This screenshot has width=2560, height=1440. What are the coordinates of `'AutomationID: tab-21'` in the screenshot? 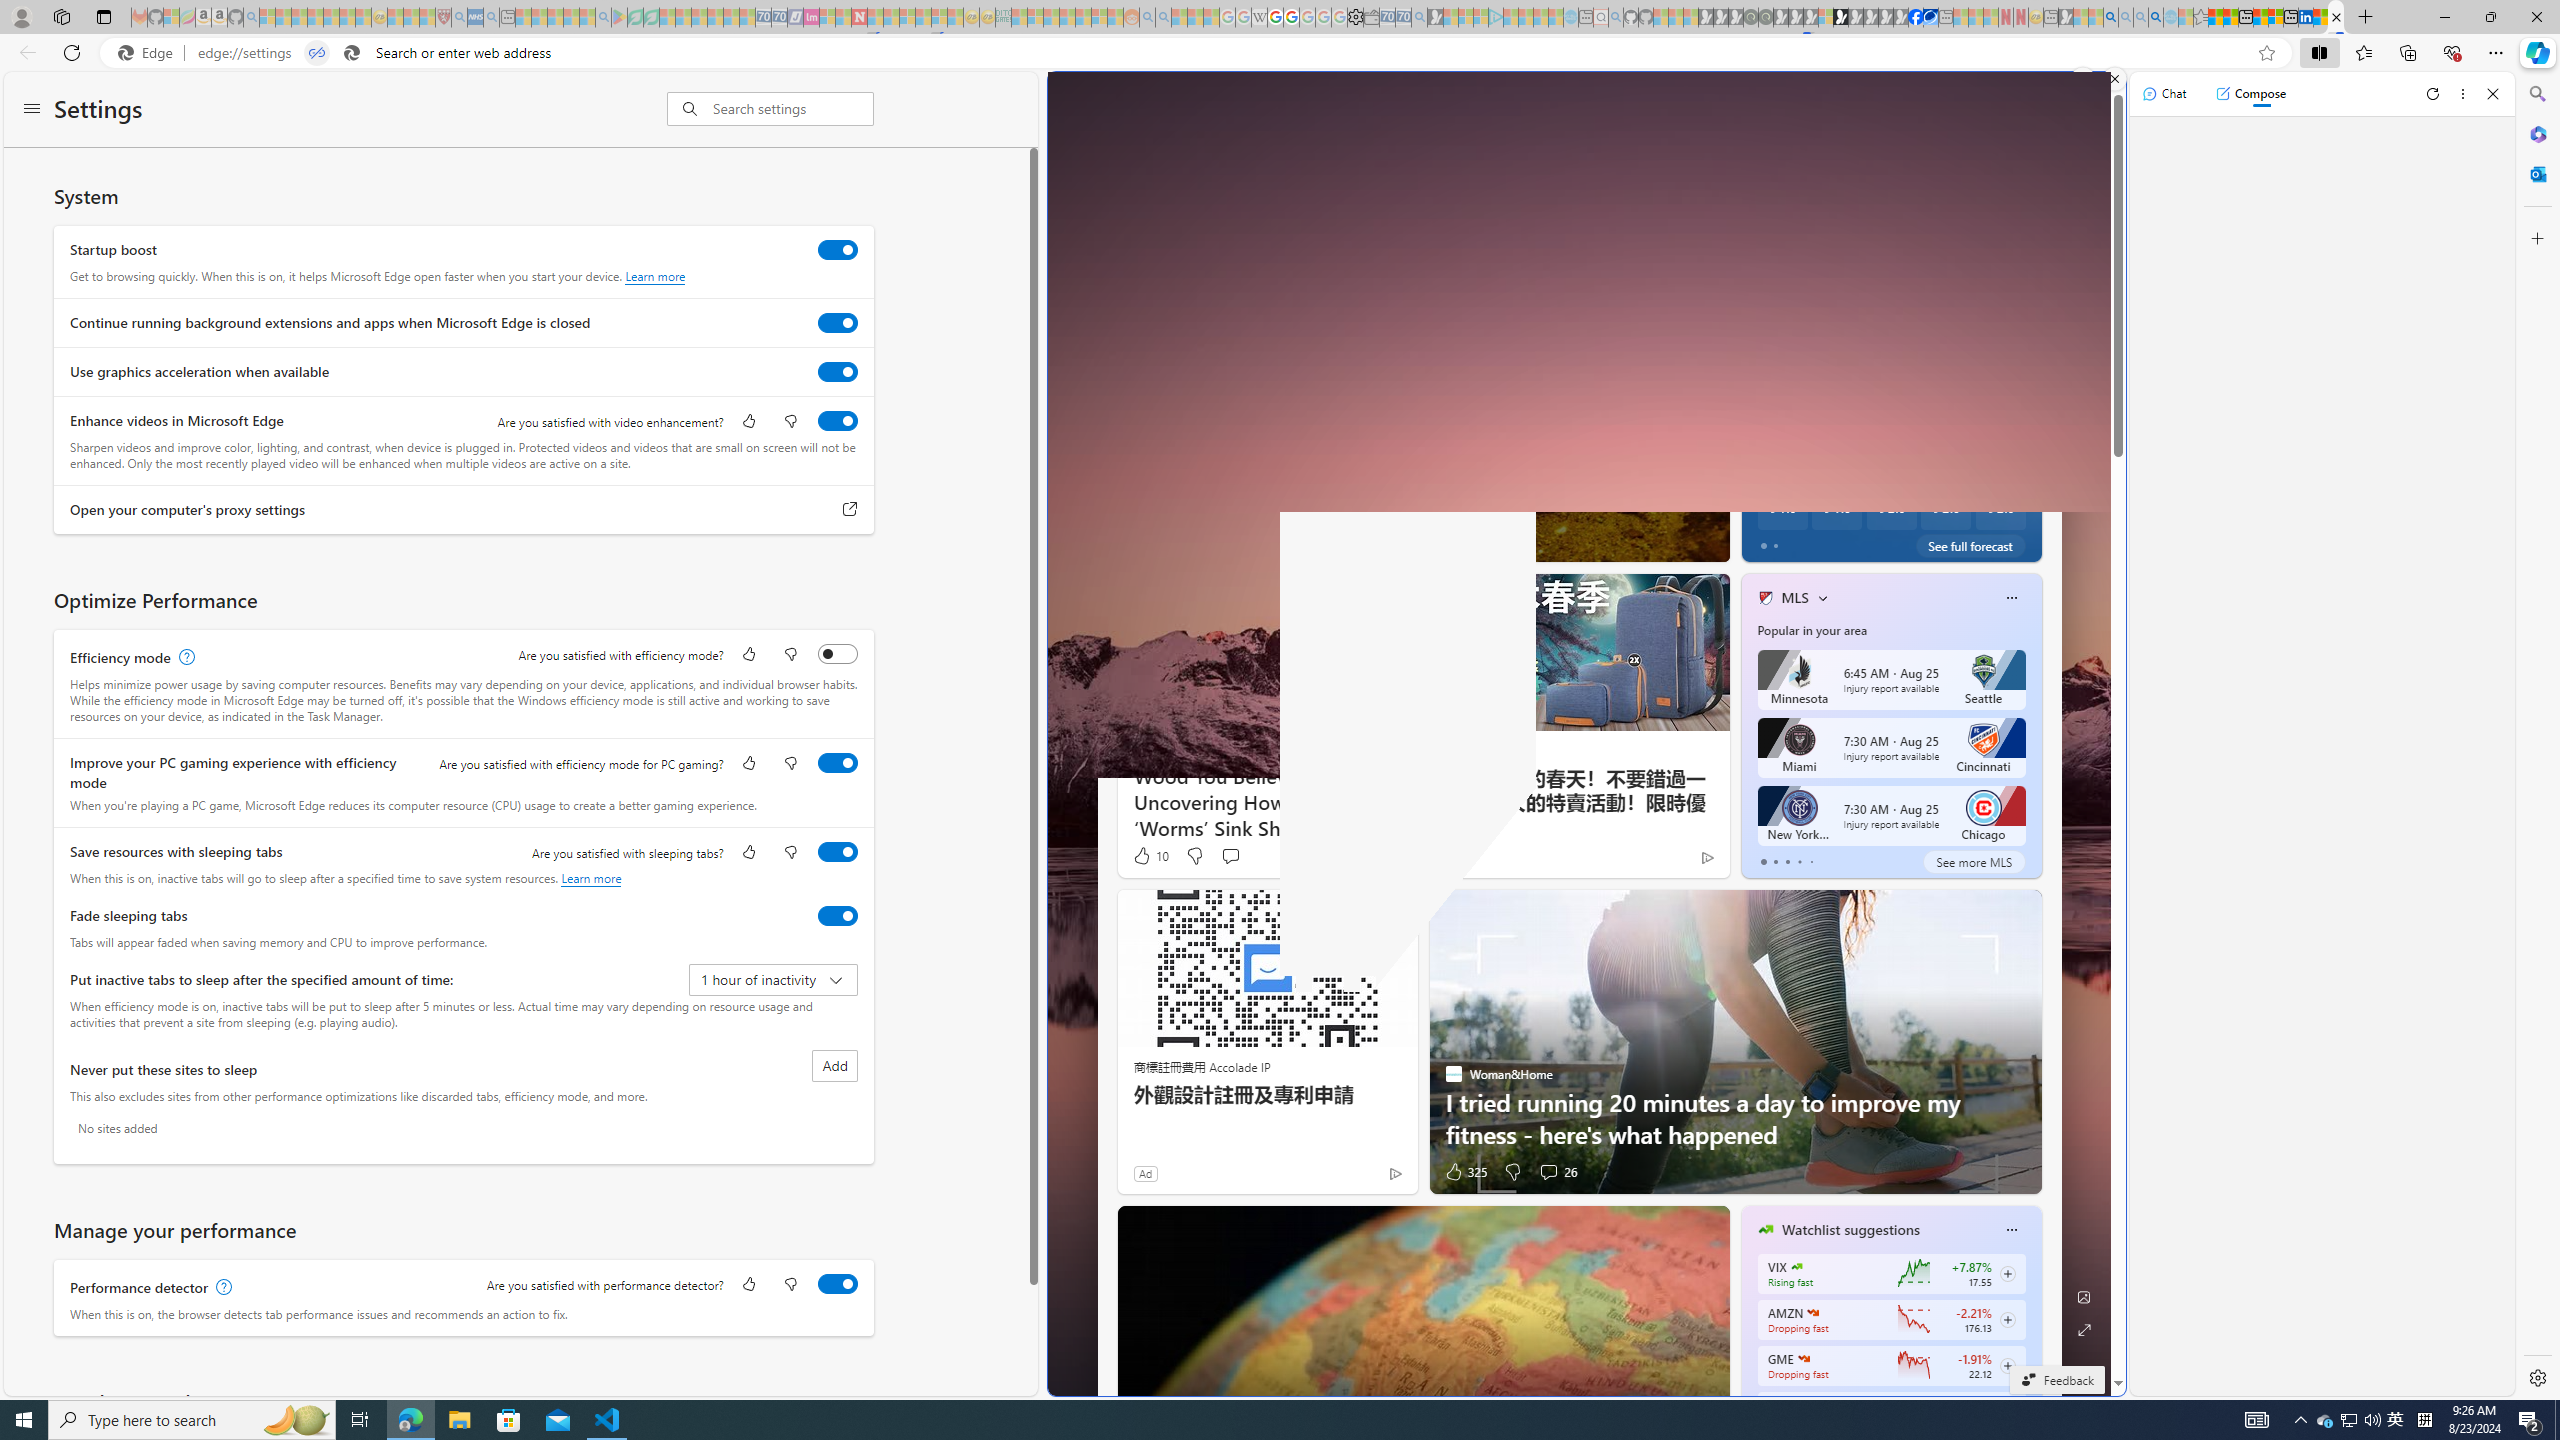 It's located at (1428, 541).